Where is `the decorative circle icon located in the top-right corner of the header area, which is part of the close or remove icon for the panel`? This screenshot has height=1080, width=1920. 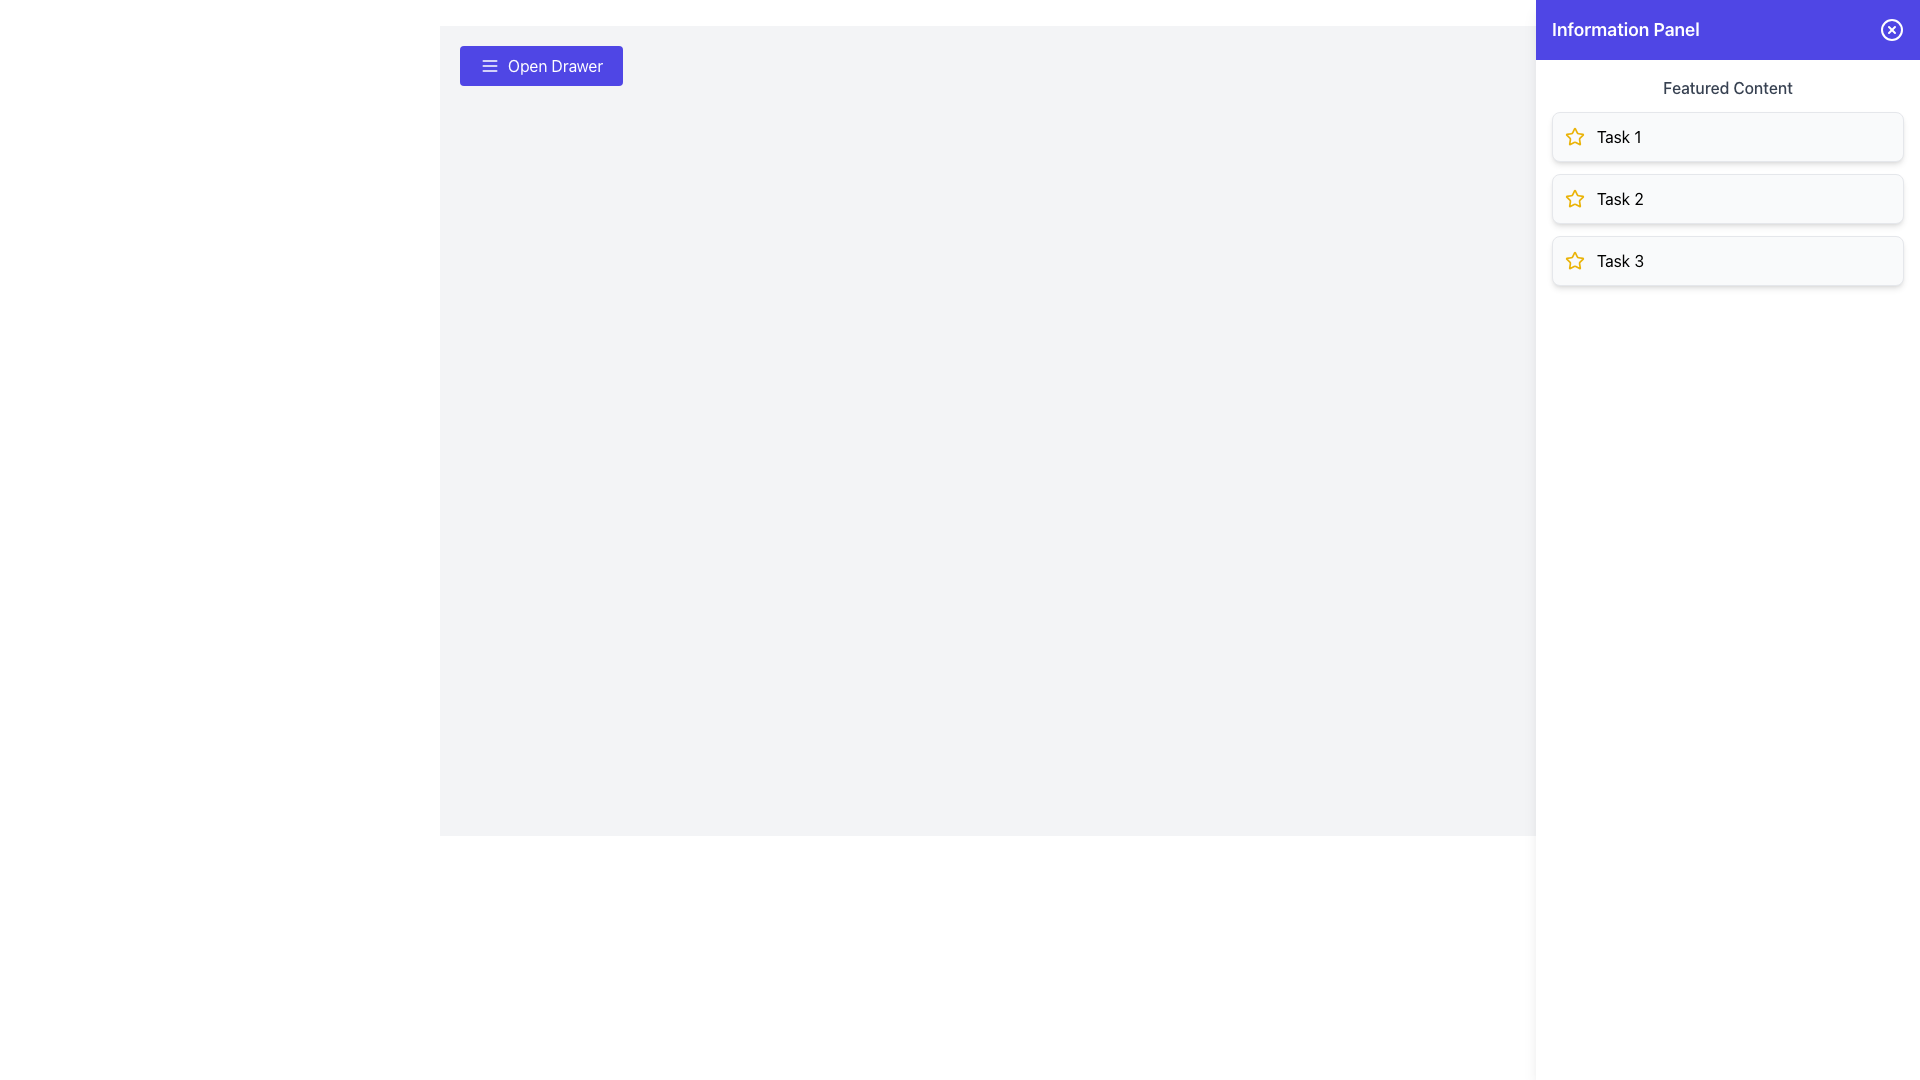 the decorative circle icon located in the top-right corner of the header area, which is part of the close or remove icon for the panel is located at coordinates (1890, 30).